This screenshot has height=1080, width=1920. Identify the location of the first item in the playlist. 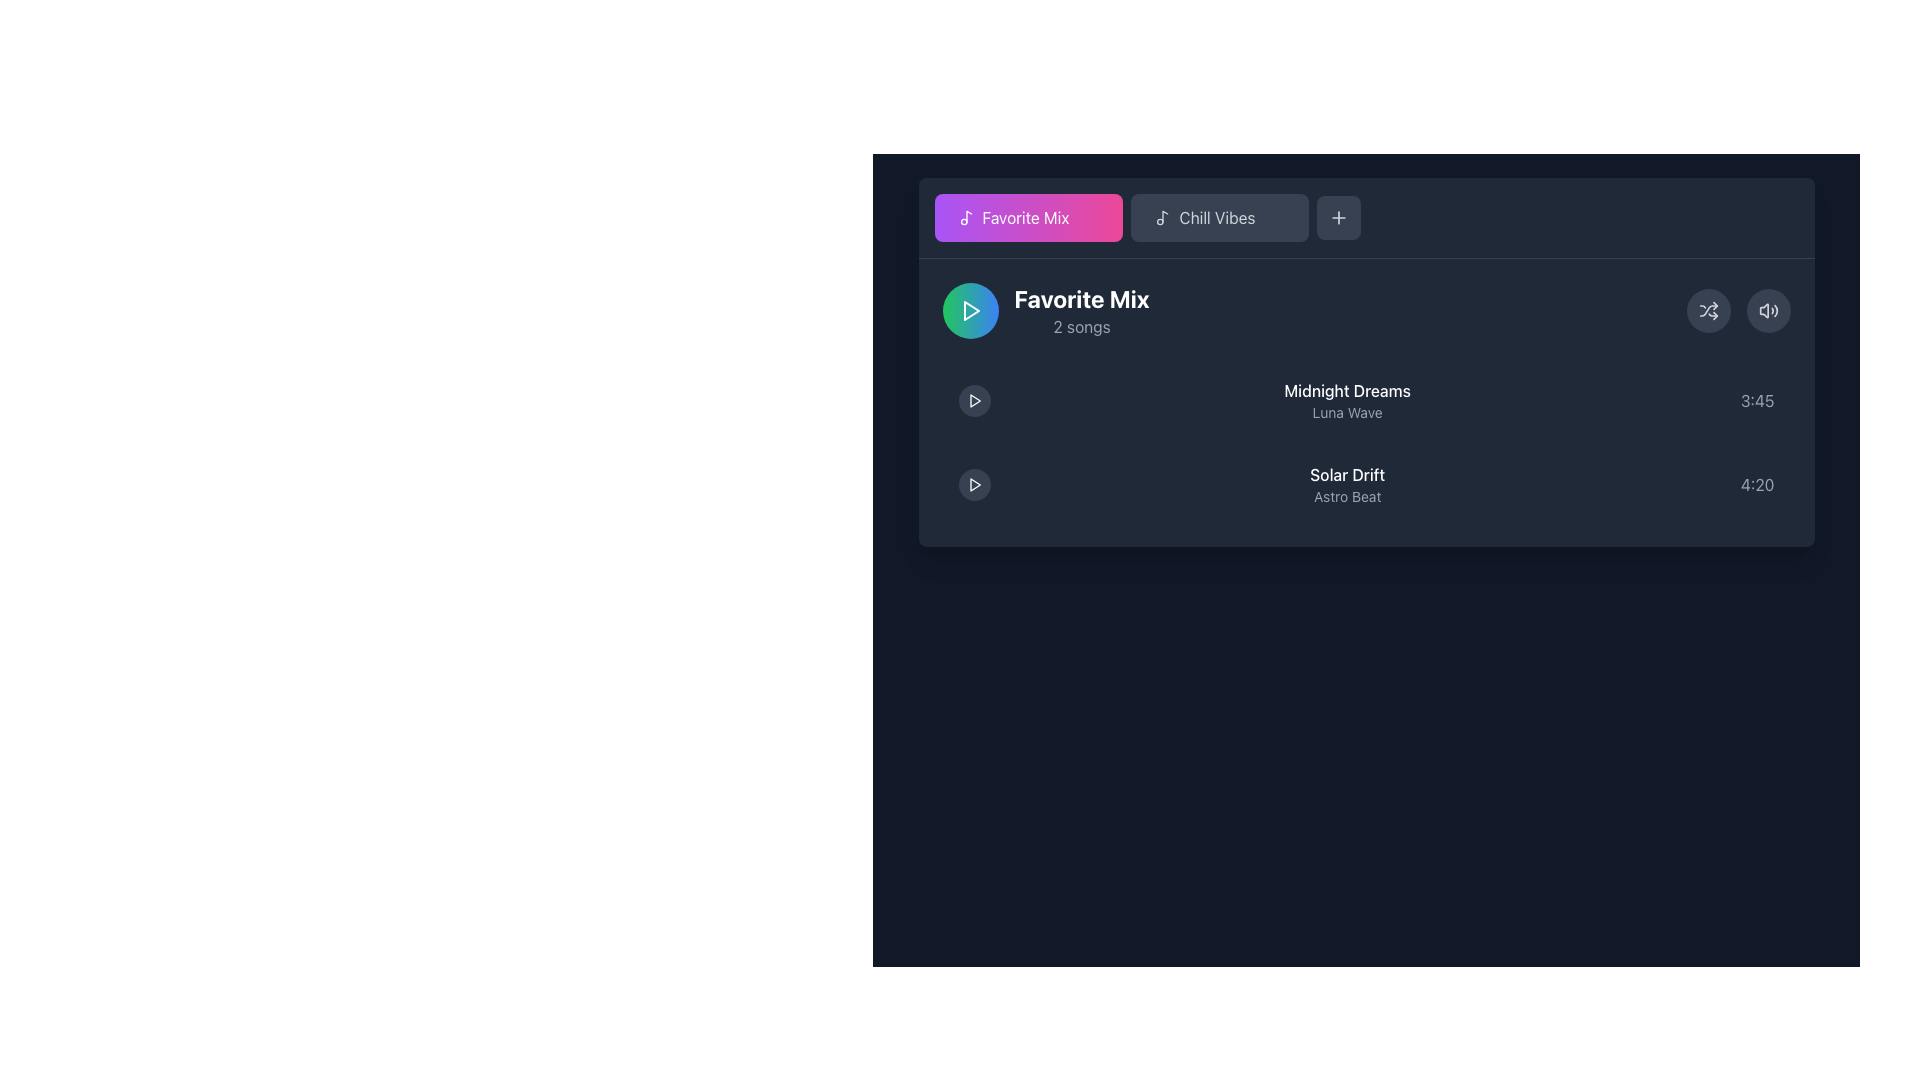
(1365, 401).